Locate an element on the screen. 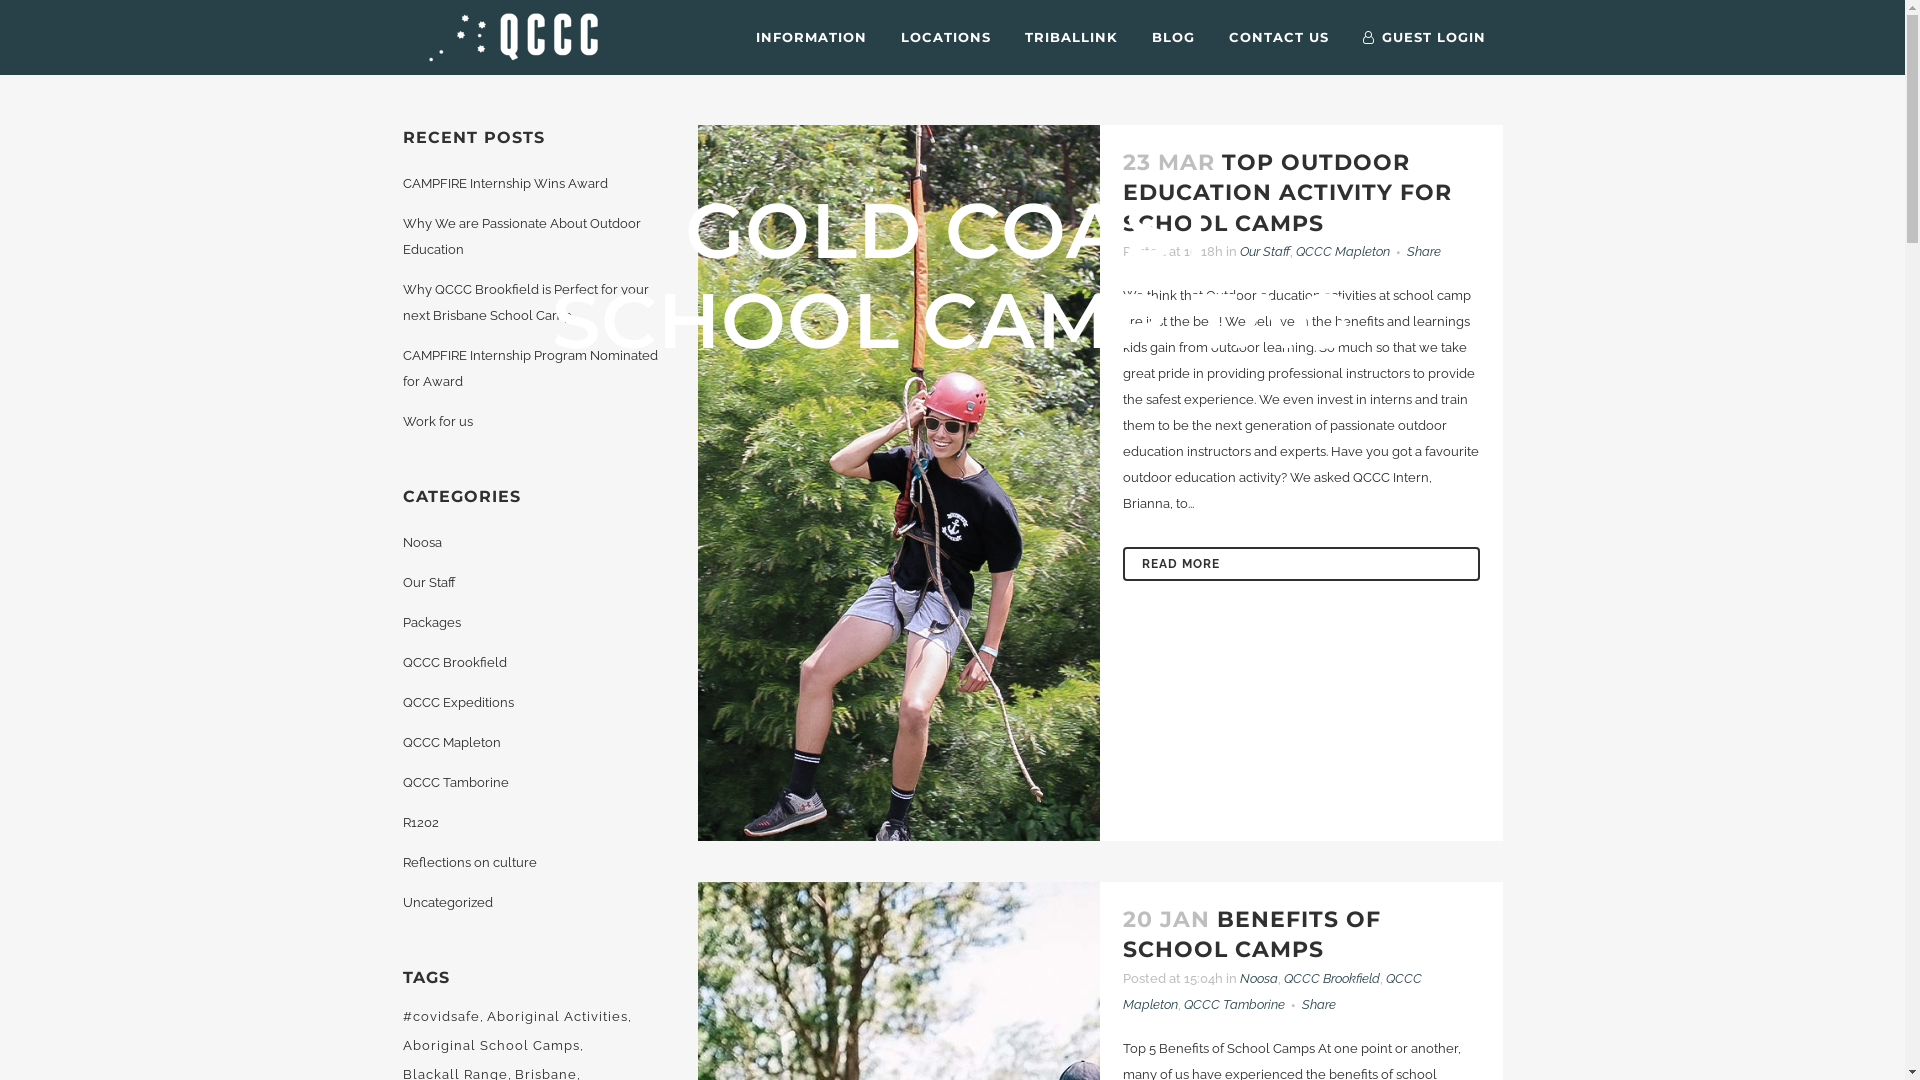 Image resolution: width=1920 pixels, height=1080 pixels. 'Packages' is located at coordinates (430, 621).